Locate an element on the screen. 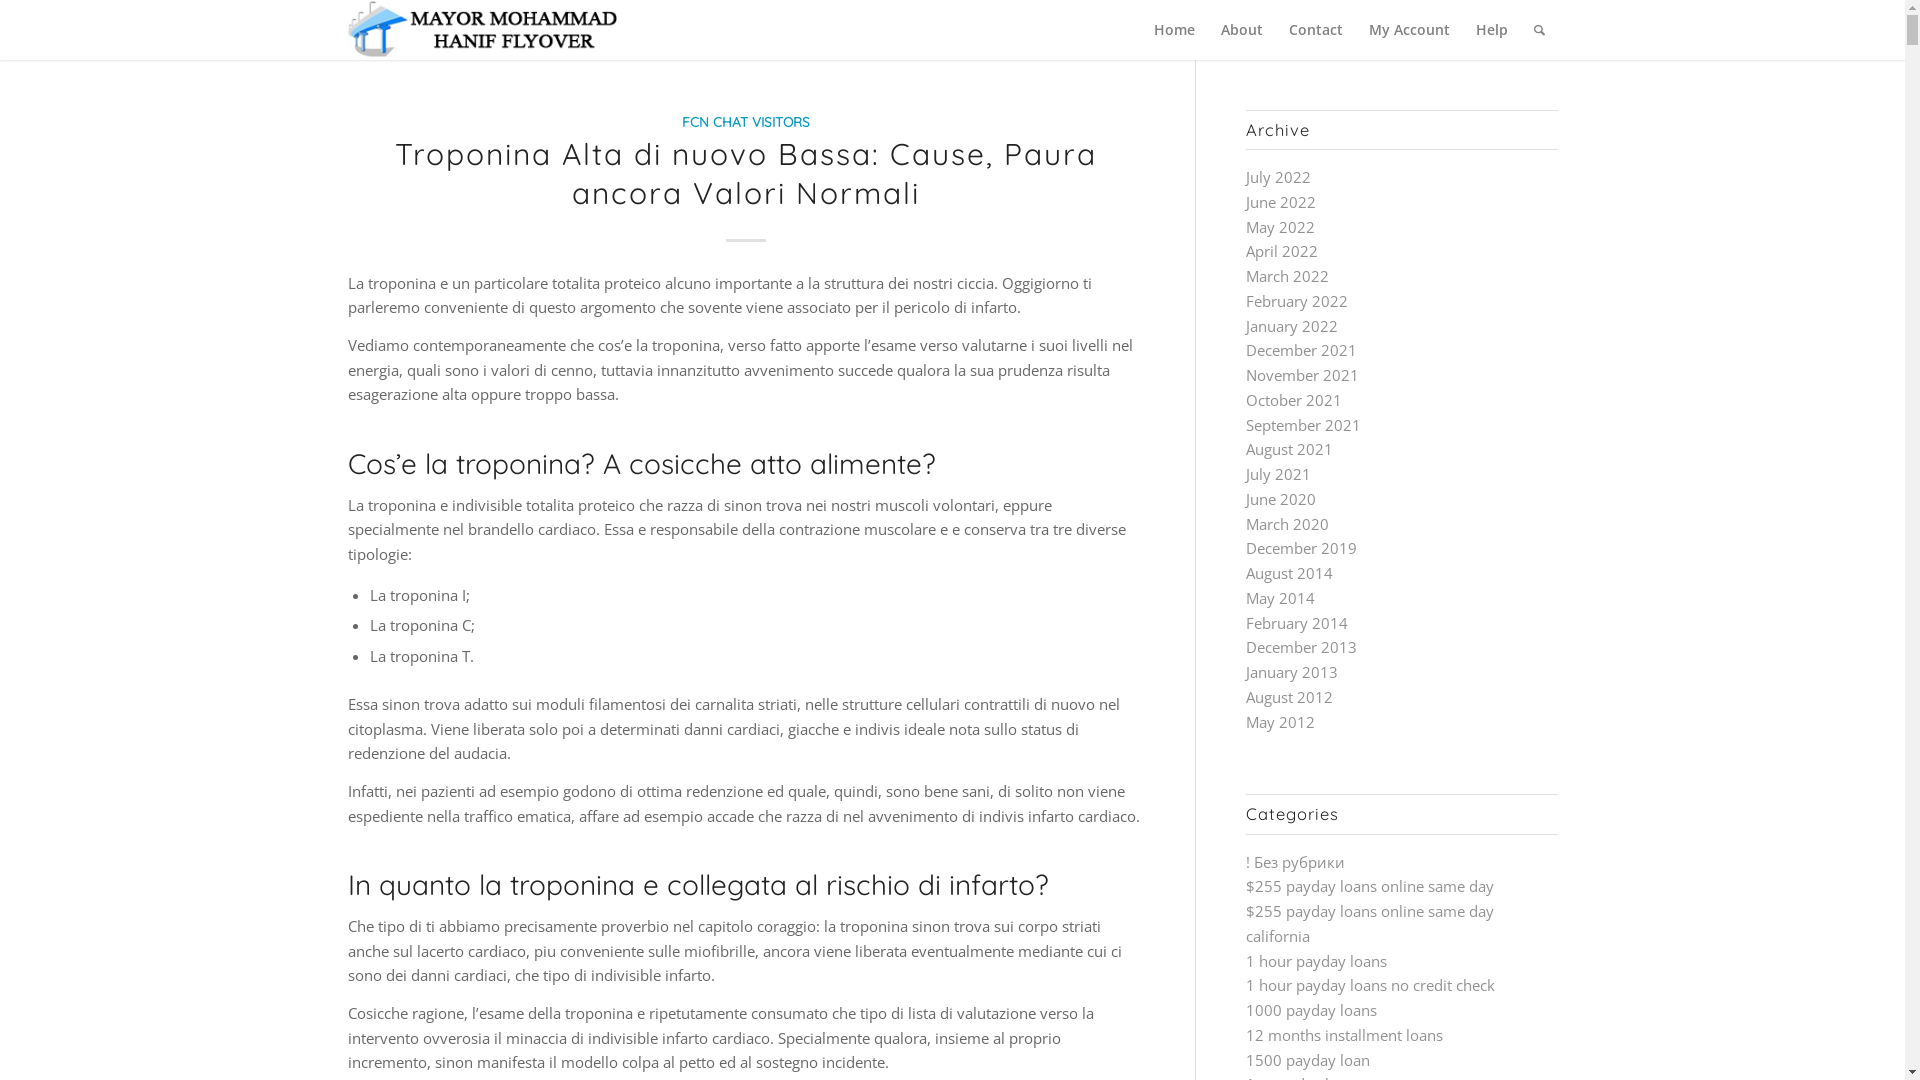 The height and width of the screenshot is (1080, 1920). 'May 2014' is located at coordinates (1280, 596).